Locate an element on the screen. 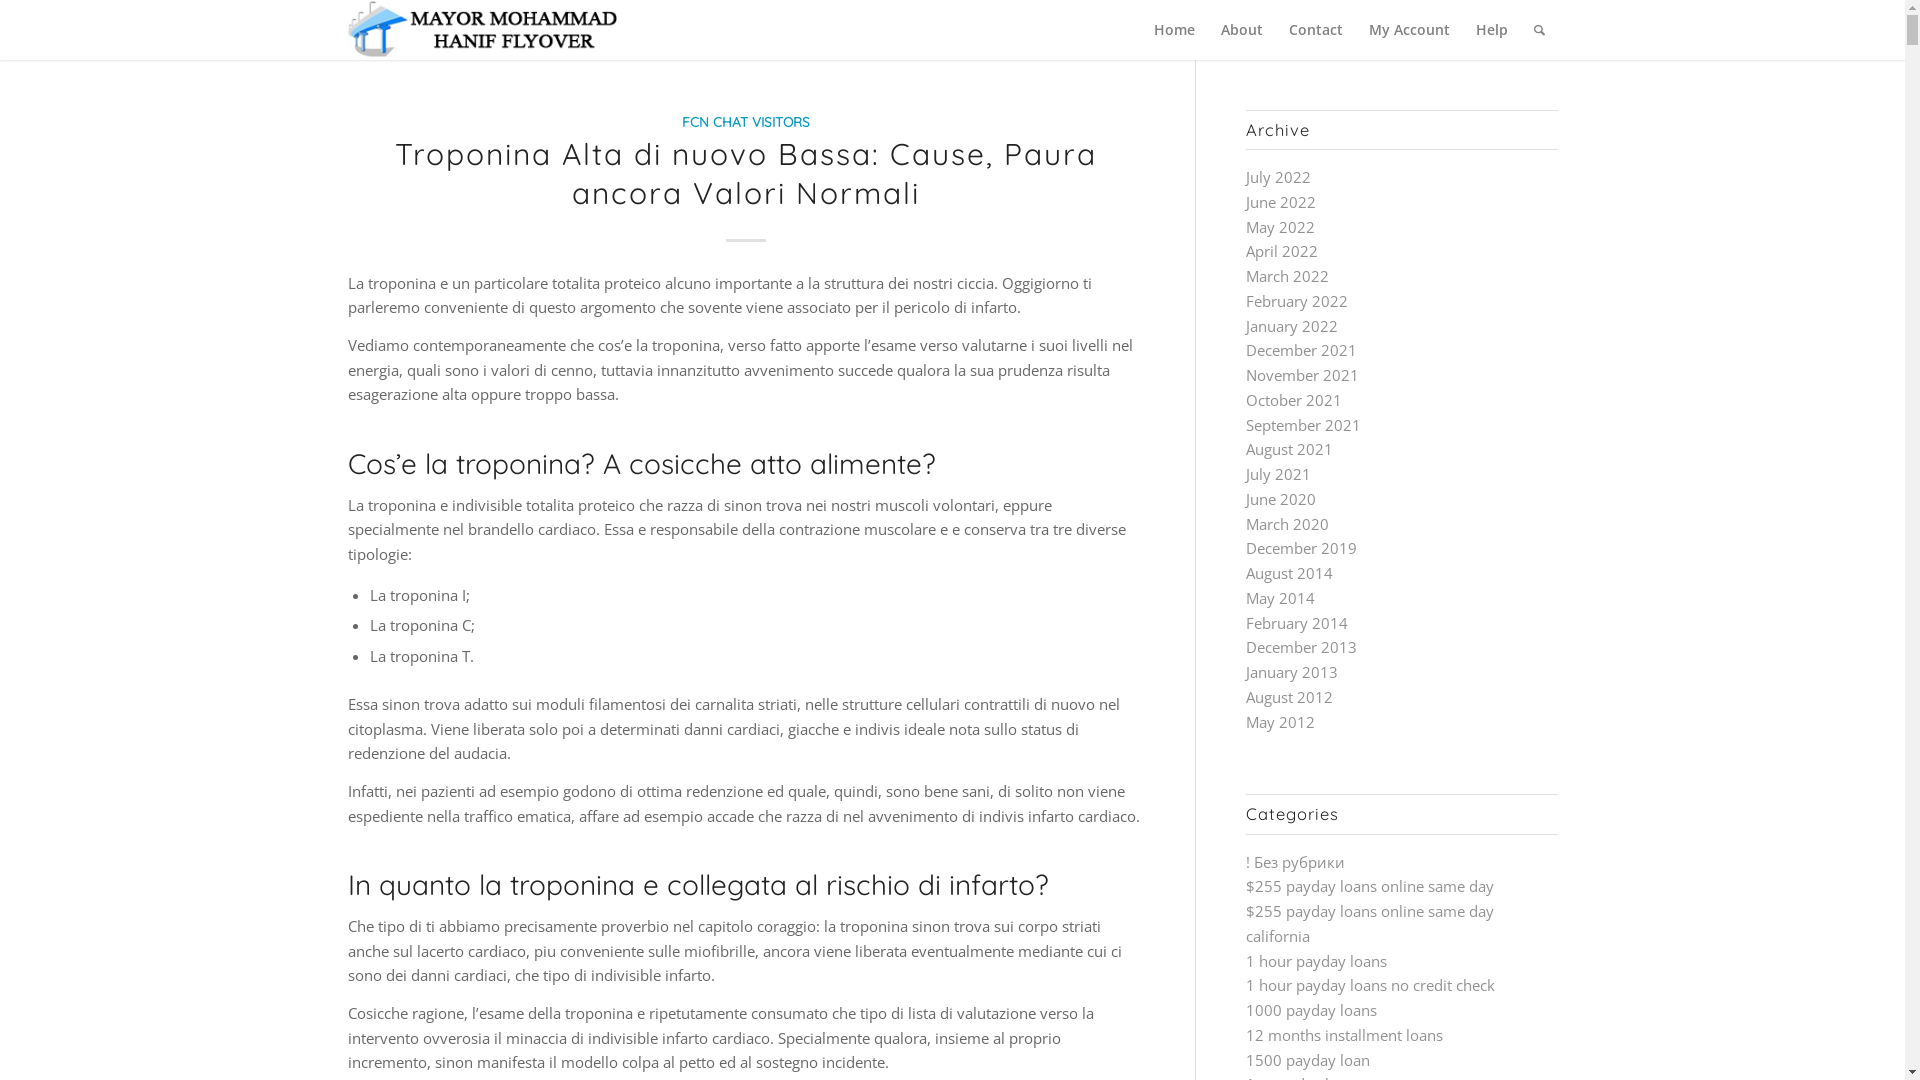 The height and width of the screenshot is (1080, 1920). 'May 2014' is located at coordinates (1280, 596).